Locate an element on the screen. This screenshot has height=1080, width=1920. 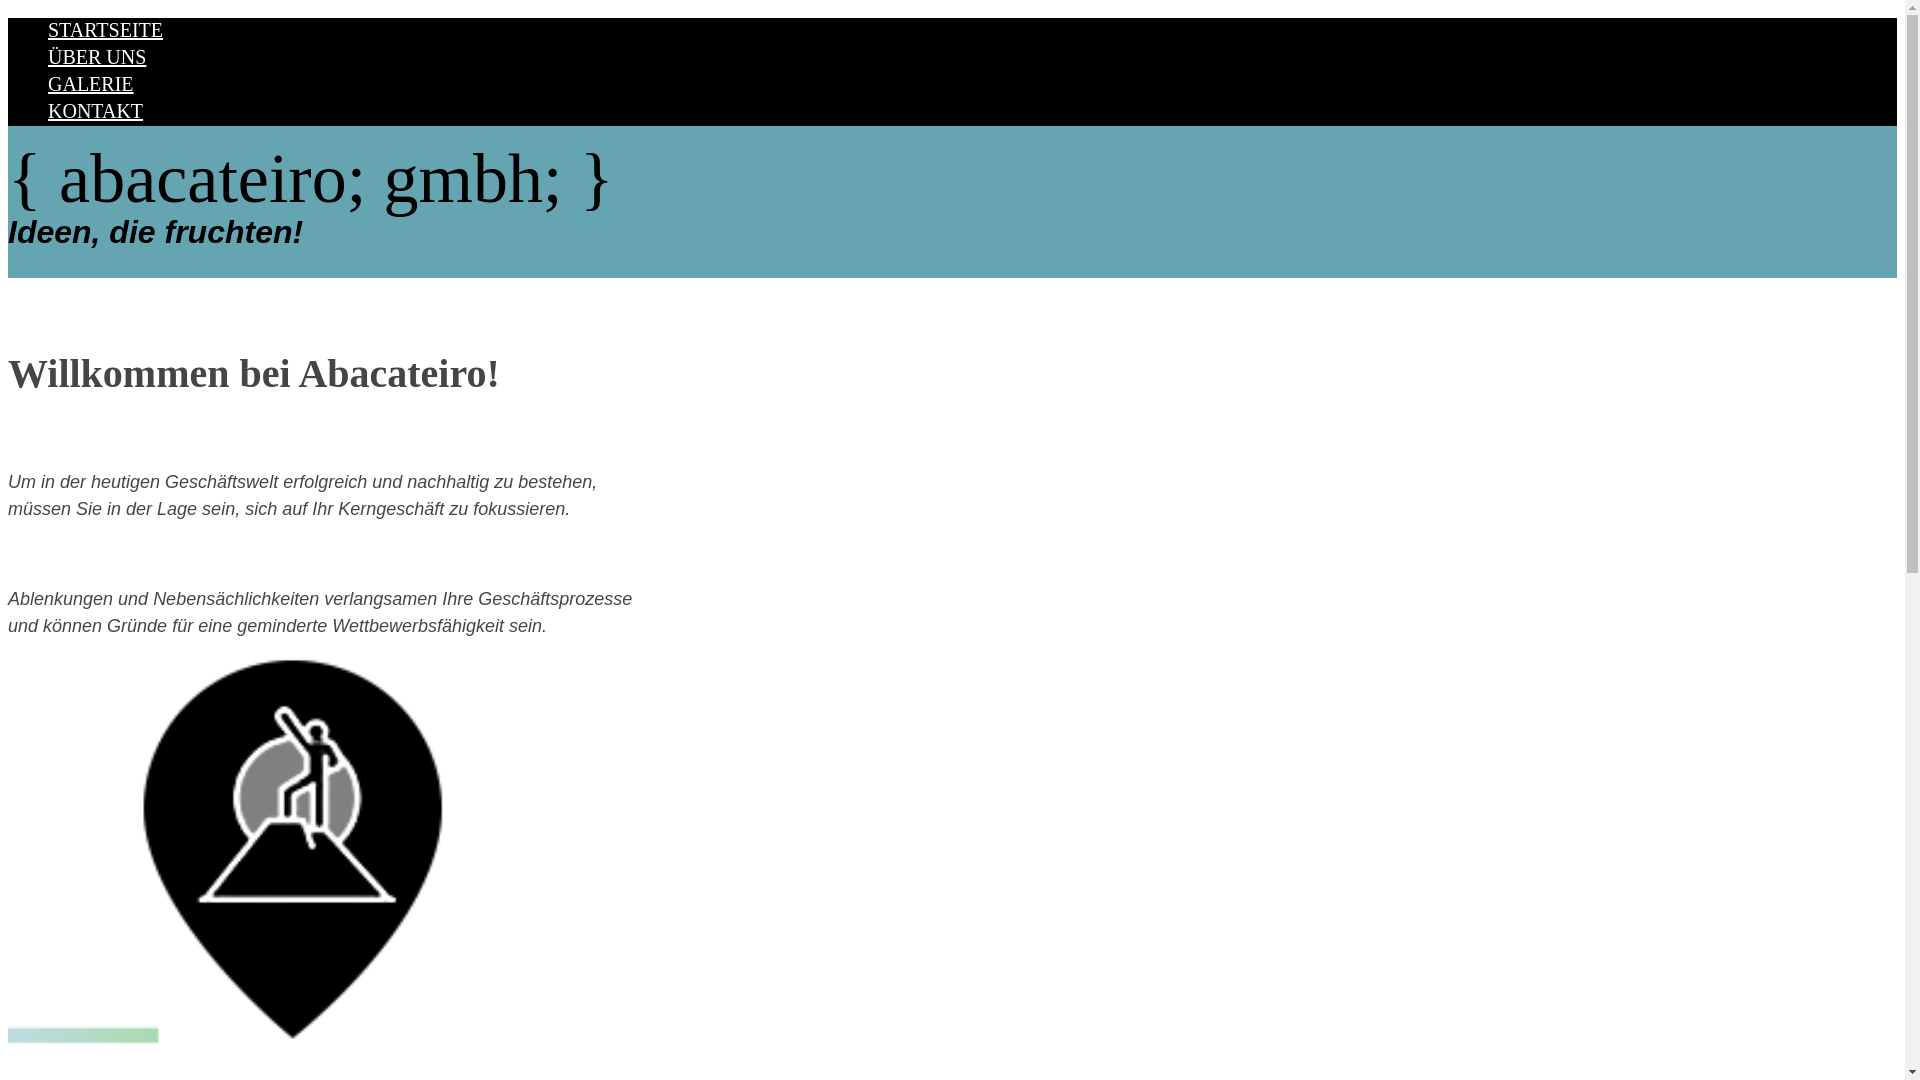
'GALERIE' is located at coordinates (48, 83).